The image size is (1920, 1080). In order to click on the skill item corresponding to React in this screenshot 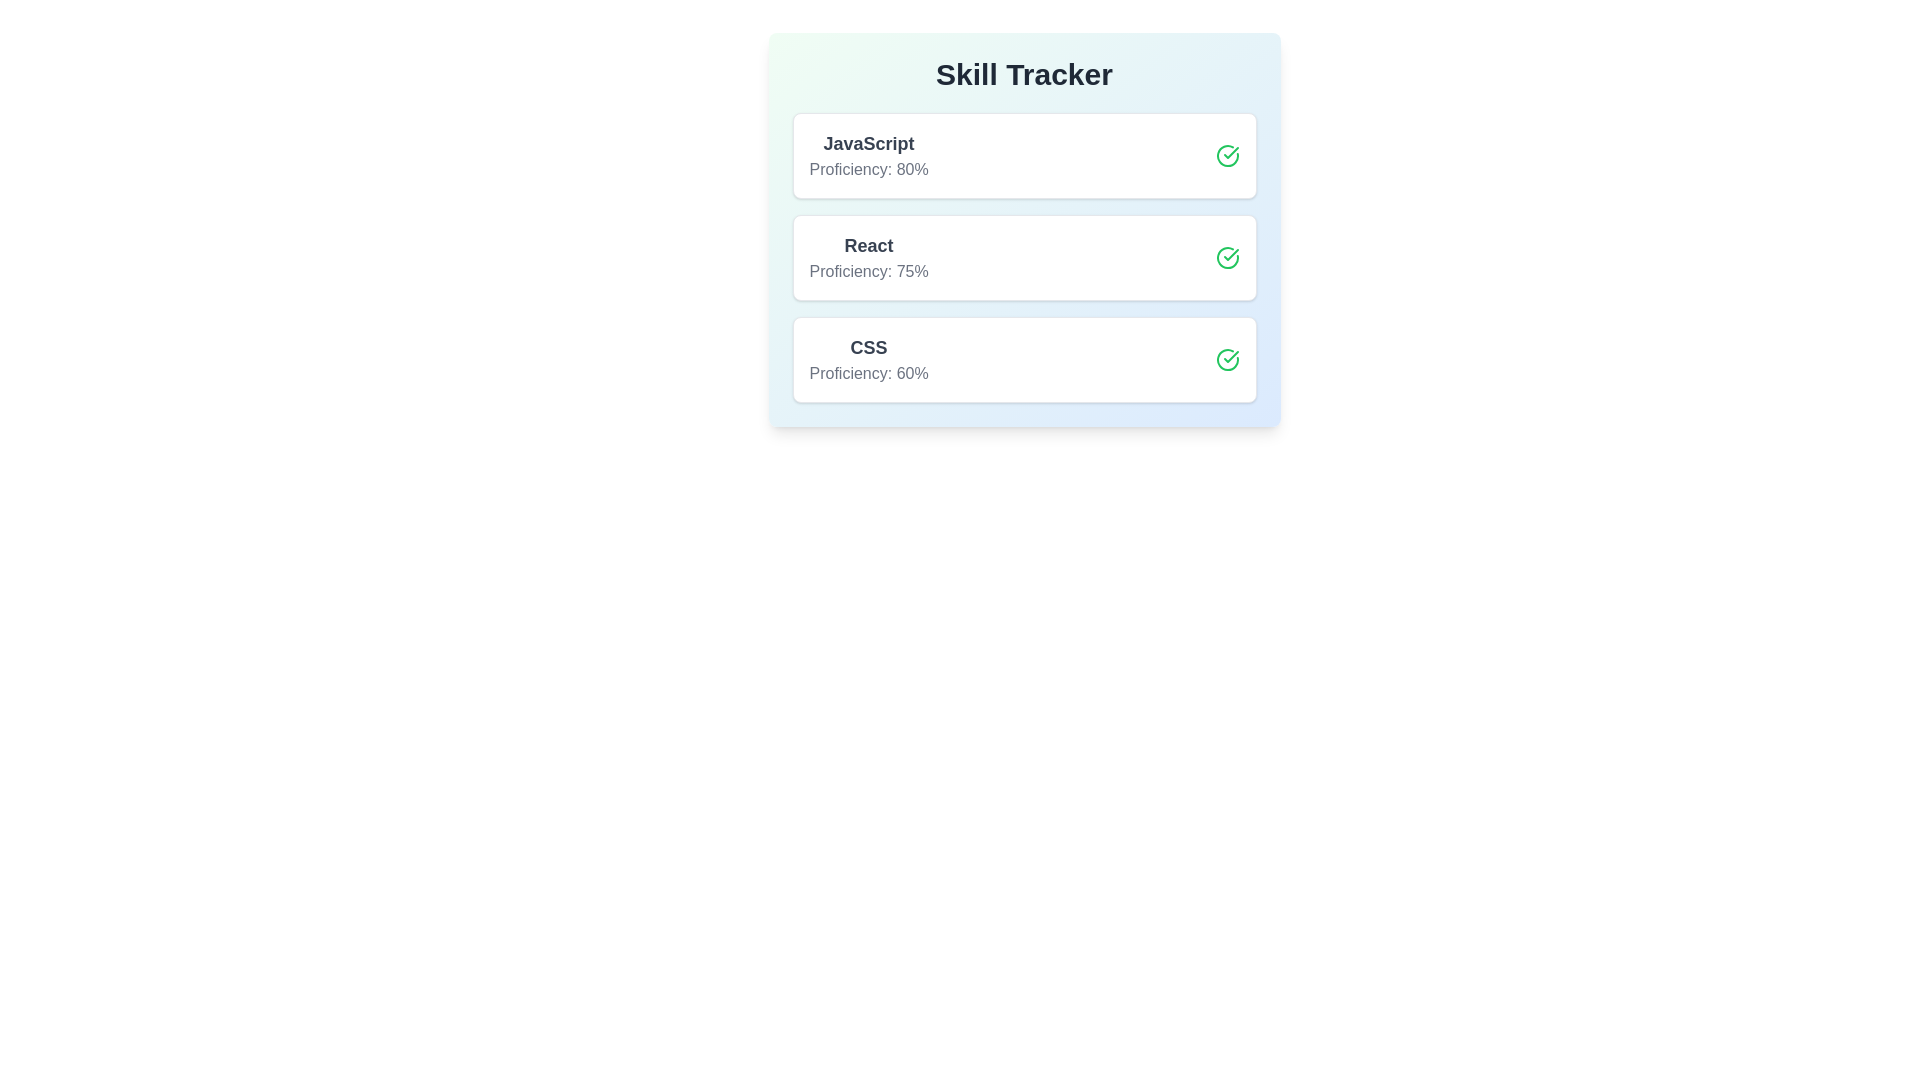, I will do `click(1024, 257)`.